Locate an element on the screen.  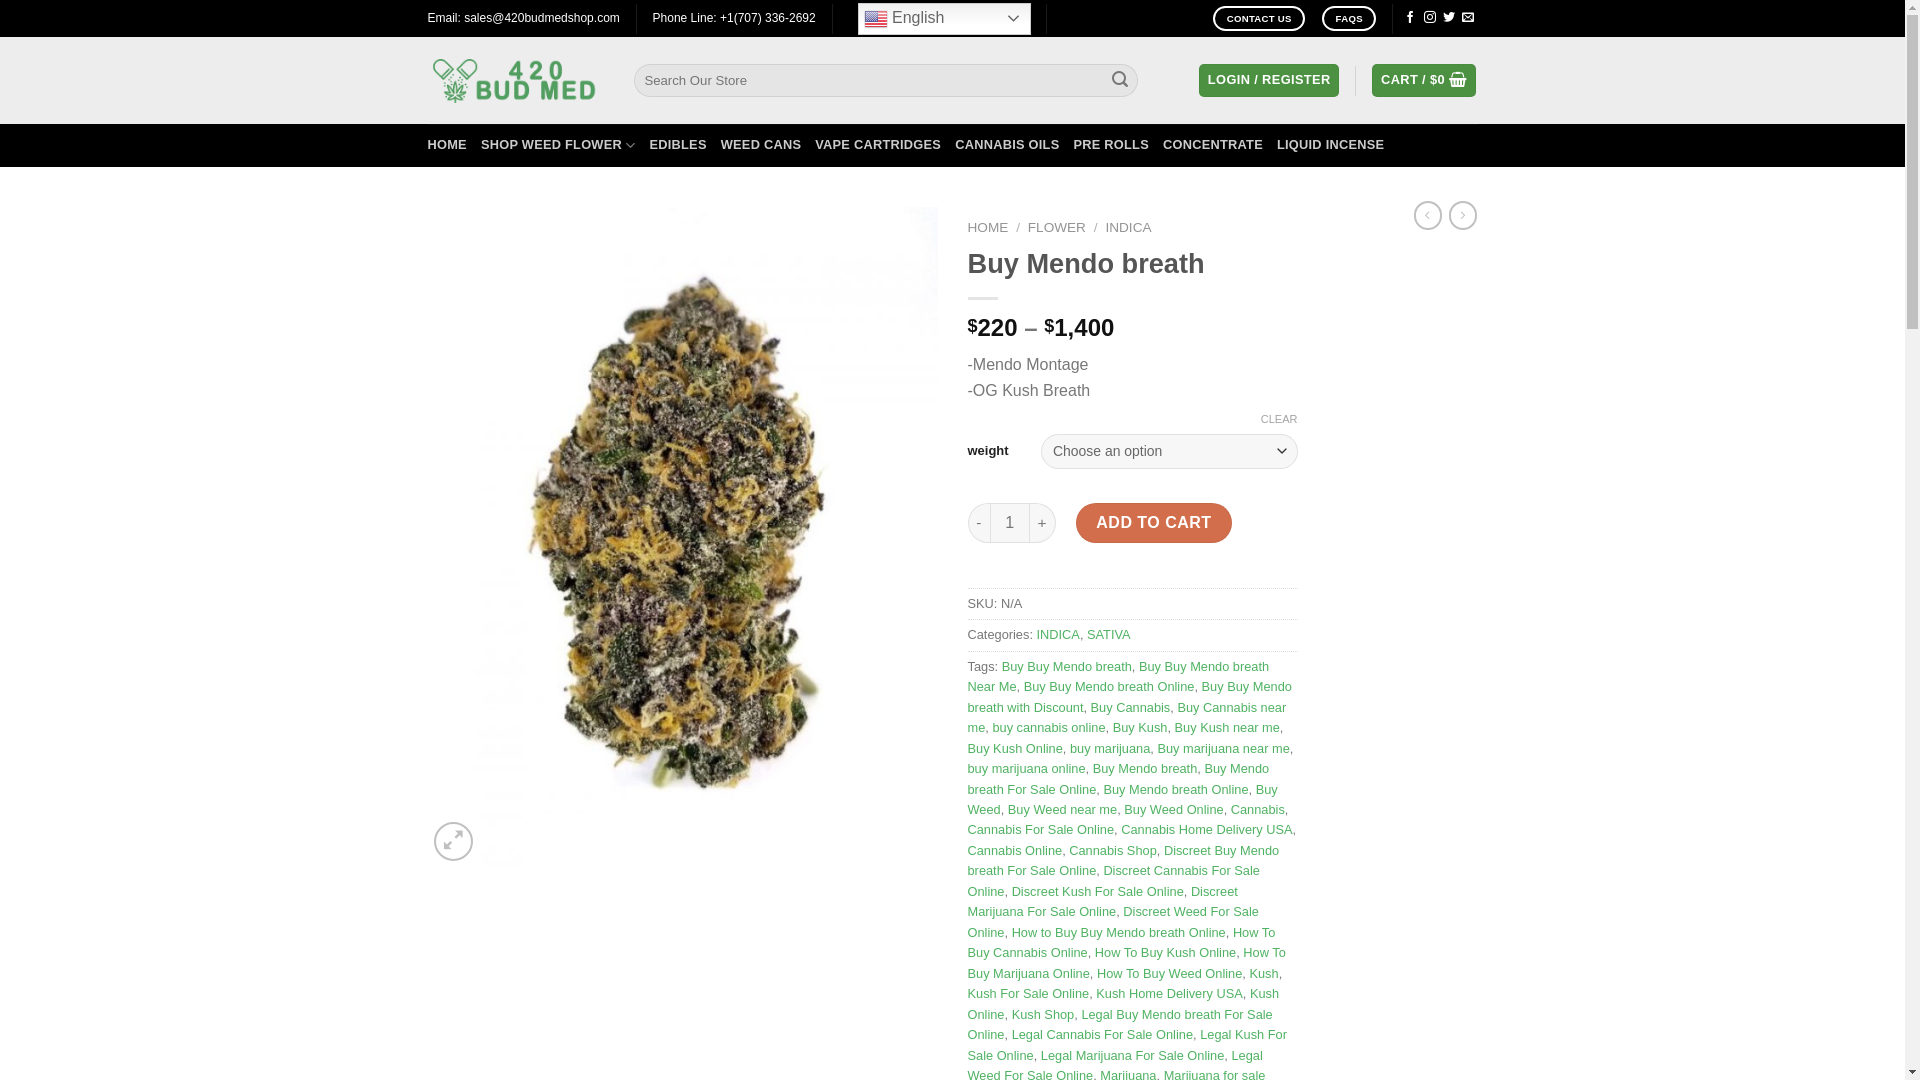
'buy cannabis online' is located at coordinates (1047, 727).